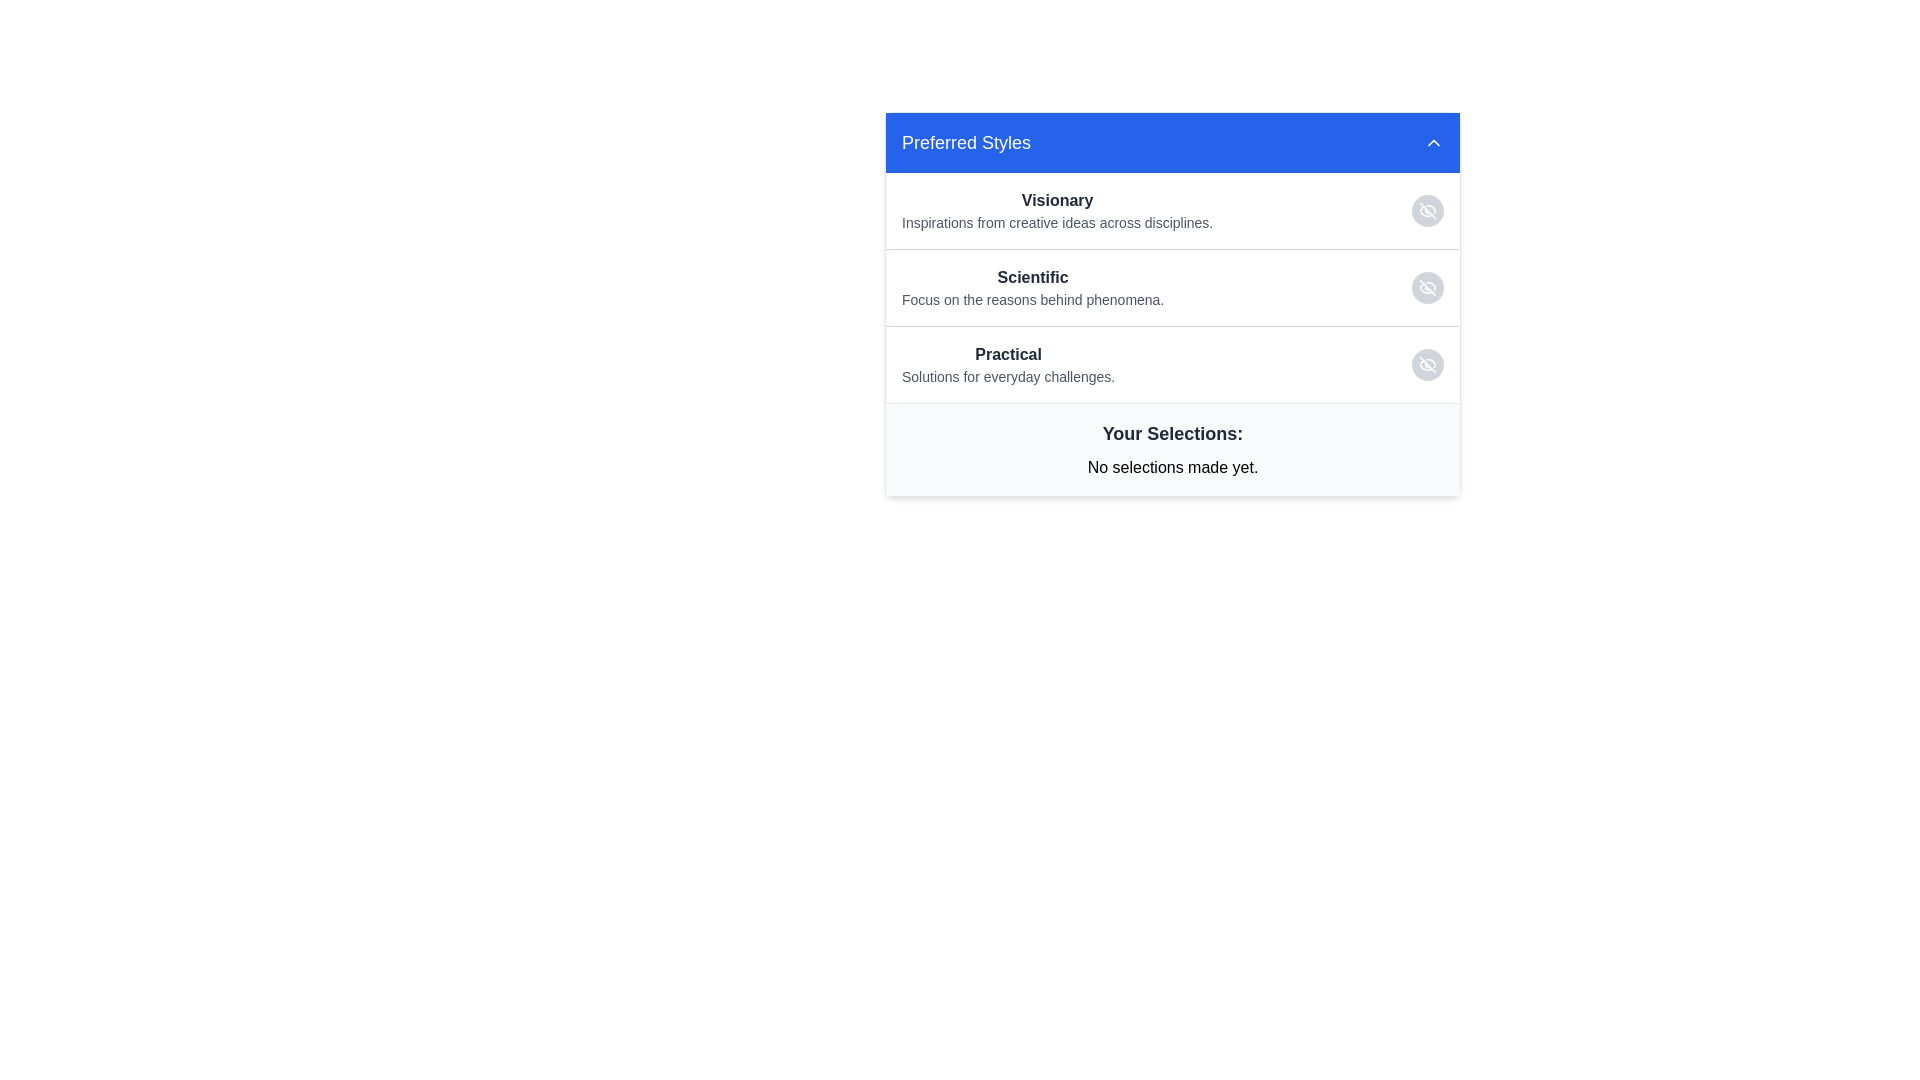 The height and width of the screenshot is (1080, 1920). What do you see at coordinates (1427, 211) in the screenshot?
I see `the area around the diagonal line of the 'eye-off' icon next to the 'Visionary' text` at bounding box center [1427, 211].